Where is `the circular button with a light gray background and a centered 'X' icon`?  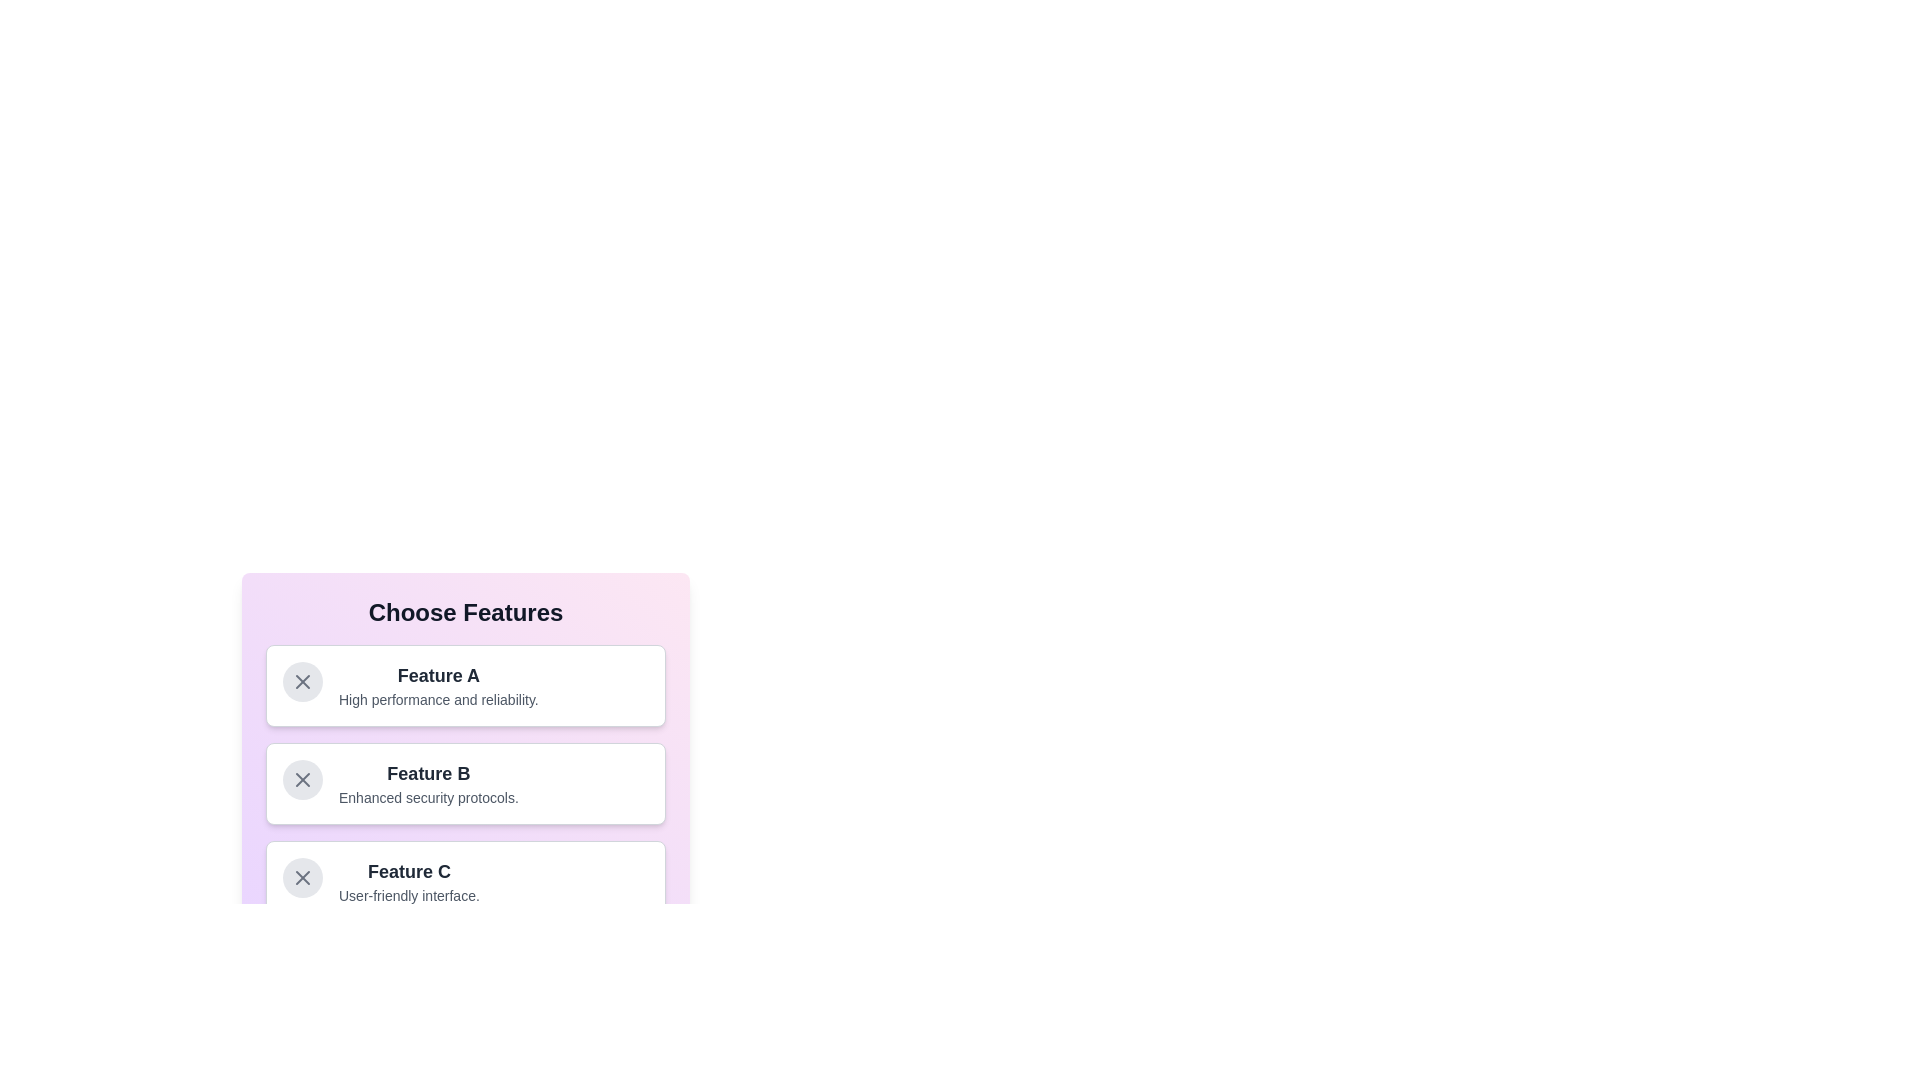
the circular button with a light gray background and a centered 'X' icon is located at coordinates (301, 877).